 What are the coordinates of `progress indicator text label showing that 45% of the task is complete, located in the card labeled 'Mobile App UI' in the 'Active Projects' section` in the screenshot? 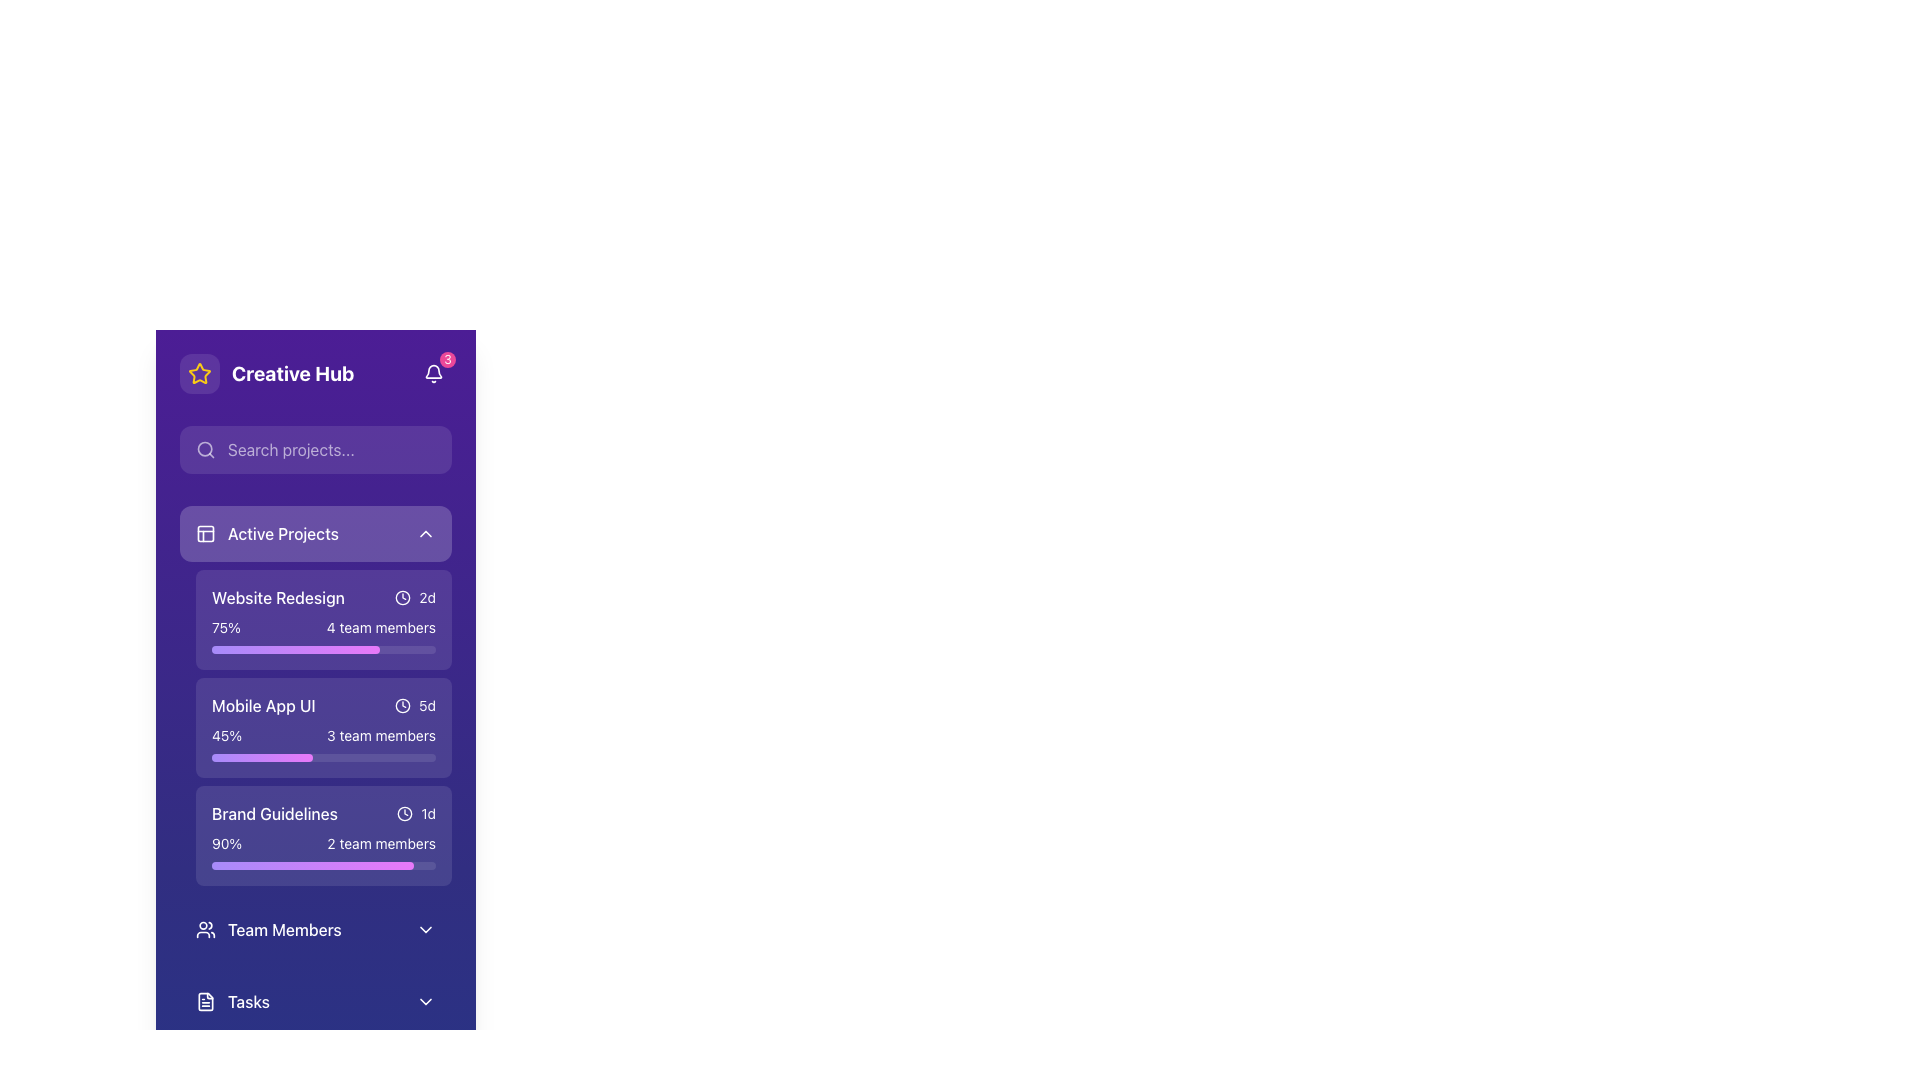 It's located at (227, 736).